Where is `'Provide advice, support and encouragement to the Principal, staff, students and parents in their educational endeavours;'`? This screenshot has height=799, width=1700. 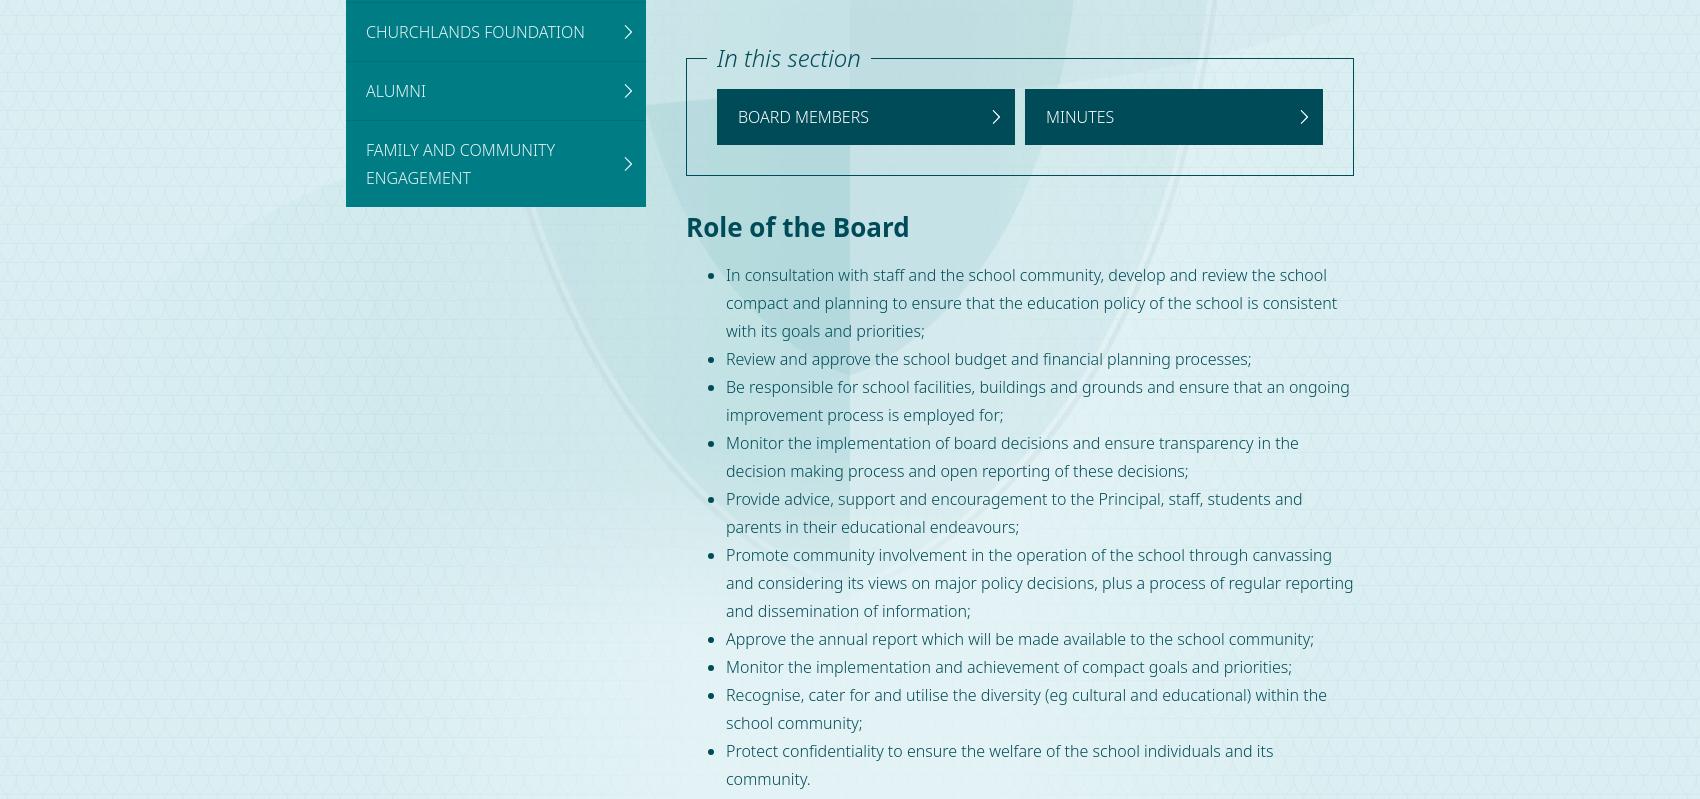 'Provide advice, support and encouragement to the Principal, staff, students and parents in their educational endeavours;' is located at coordinates (1013, 513).